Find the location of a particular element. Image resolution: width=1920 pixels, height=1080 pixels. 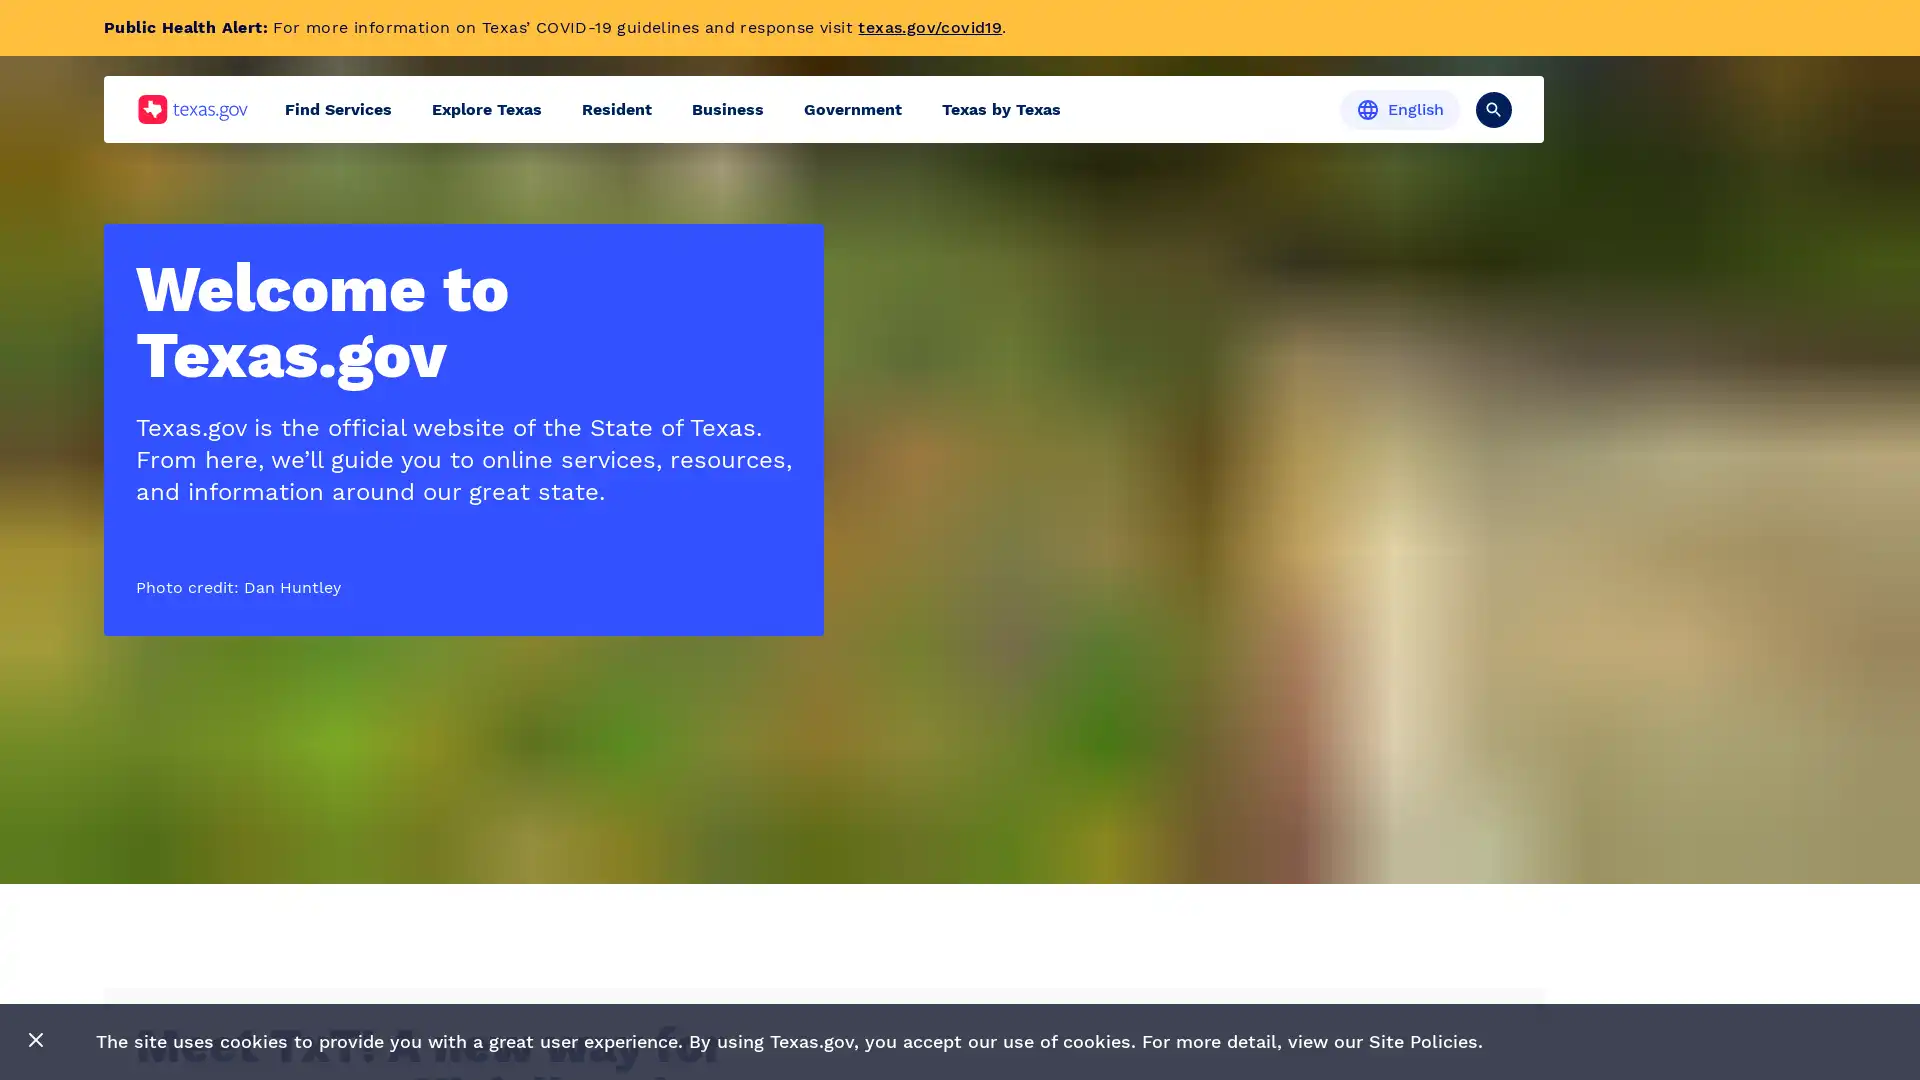

Explore Texas is located at coordinates (486, 109).